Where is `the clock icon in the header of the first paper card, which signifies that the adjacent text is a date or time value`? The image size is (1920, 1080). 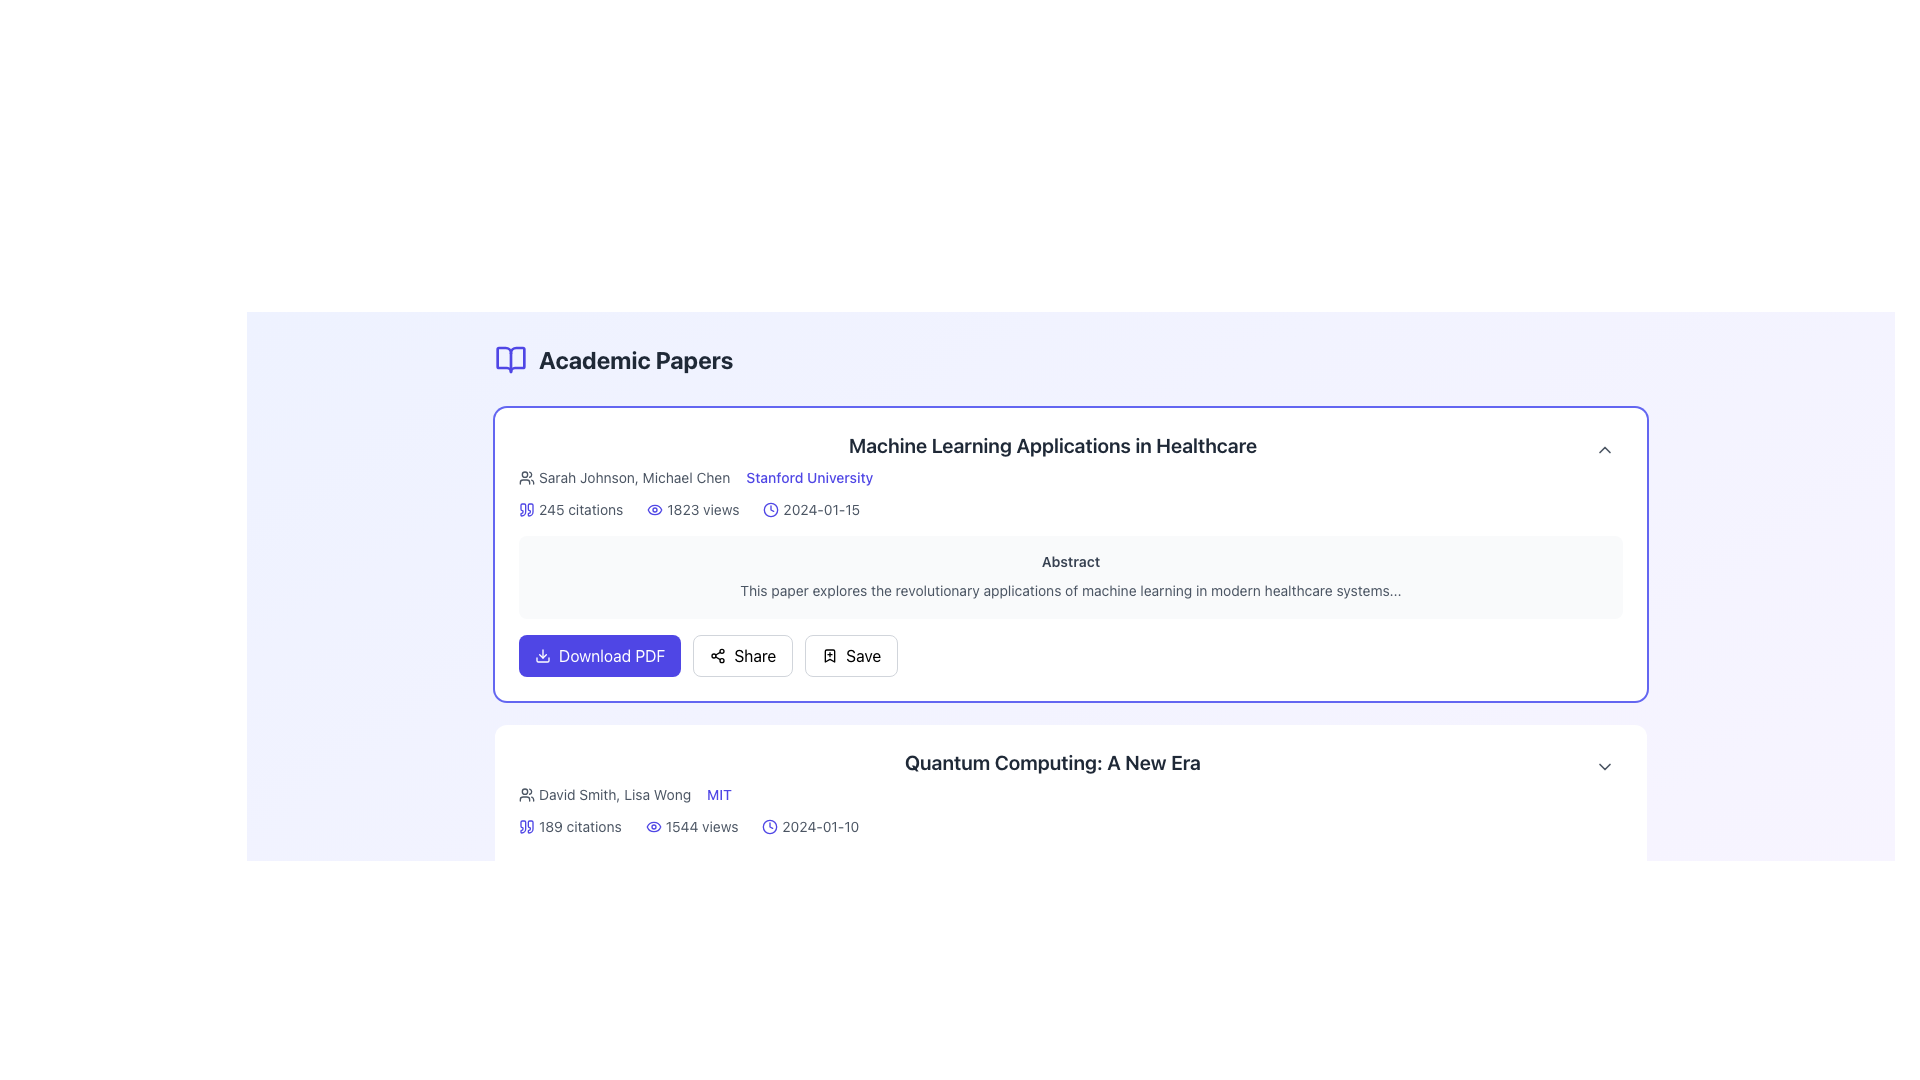
the clock icon in the header of the first paper card, which signifies that the adjacent text is a date or time value is located at coordinates (770, 508).